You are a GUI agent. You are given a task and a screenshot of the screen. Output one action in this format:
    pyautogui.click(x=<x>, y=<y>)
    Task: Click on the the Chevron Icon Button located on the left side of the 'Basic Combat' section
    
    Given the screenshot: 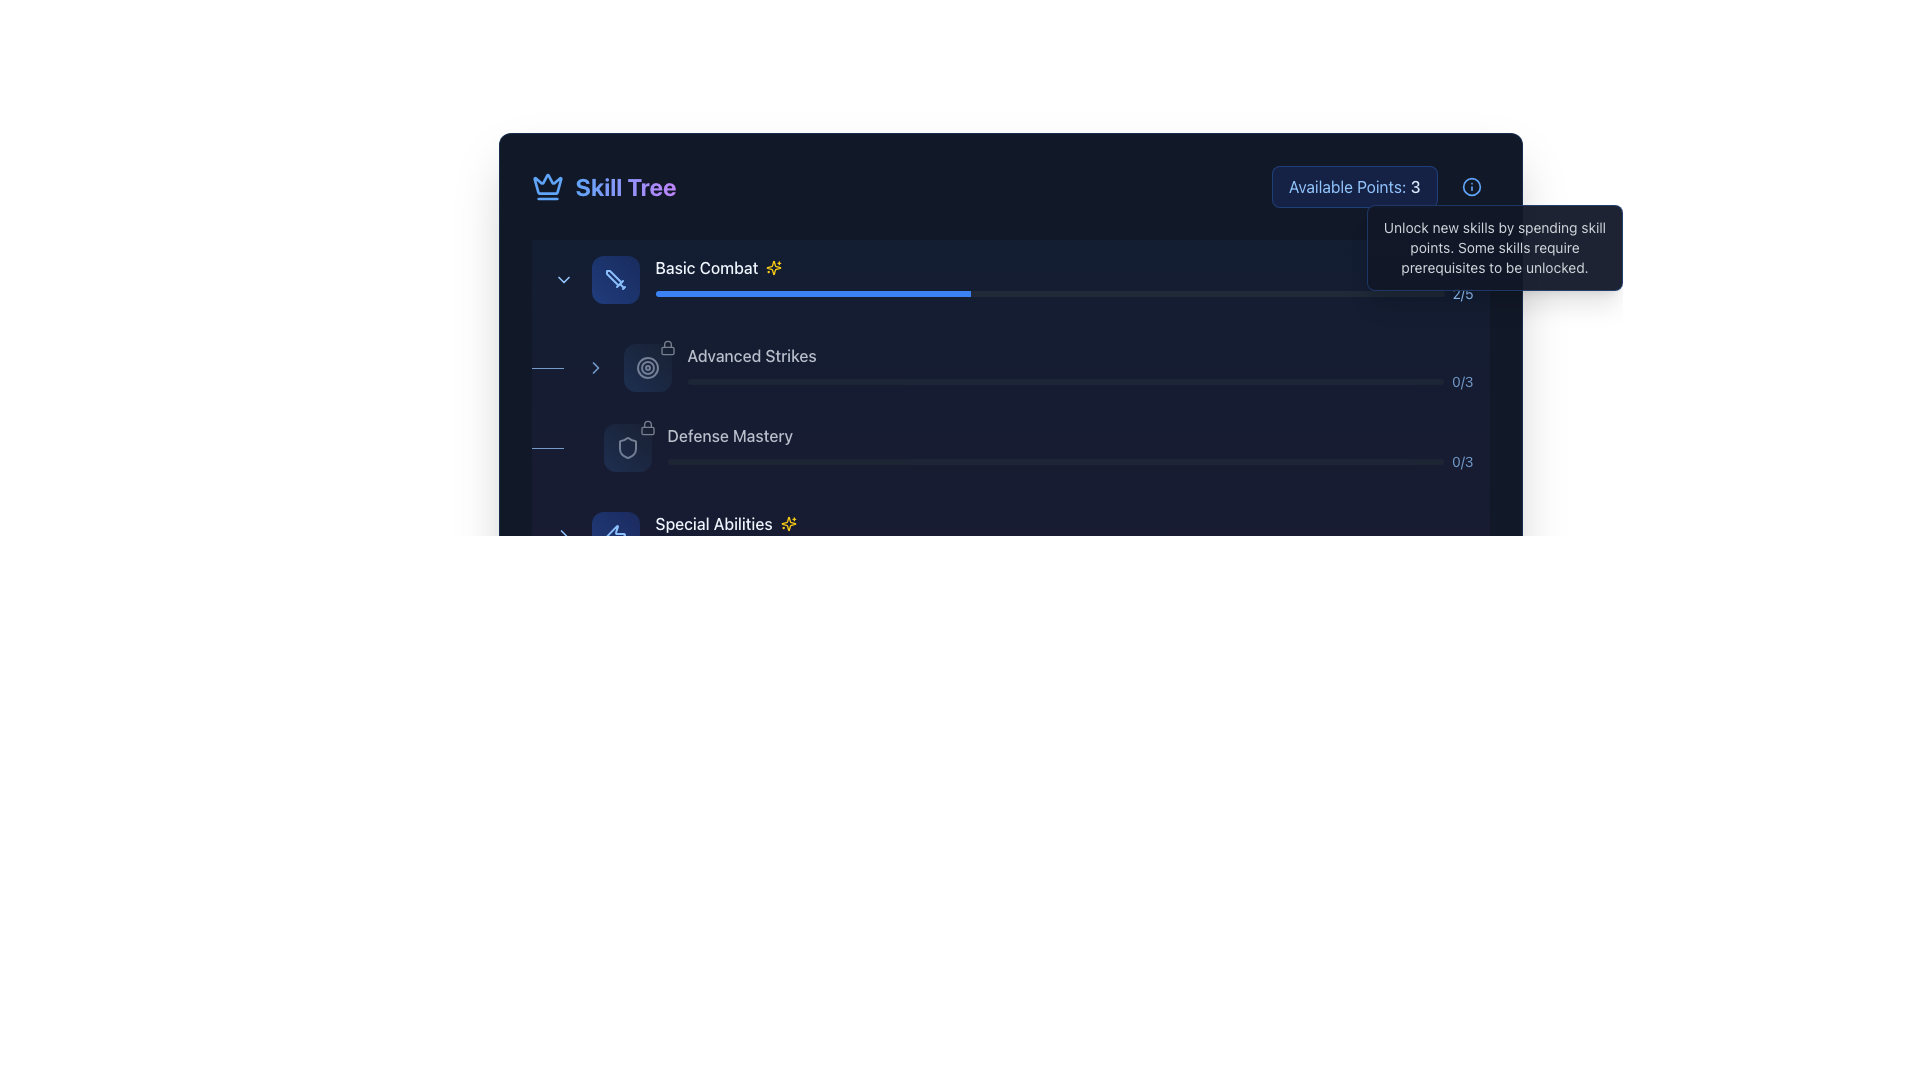 What is the action you would take?
    pyautogui.click(x=562, y=280)
    